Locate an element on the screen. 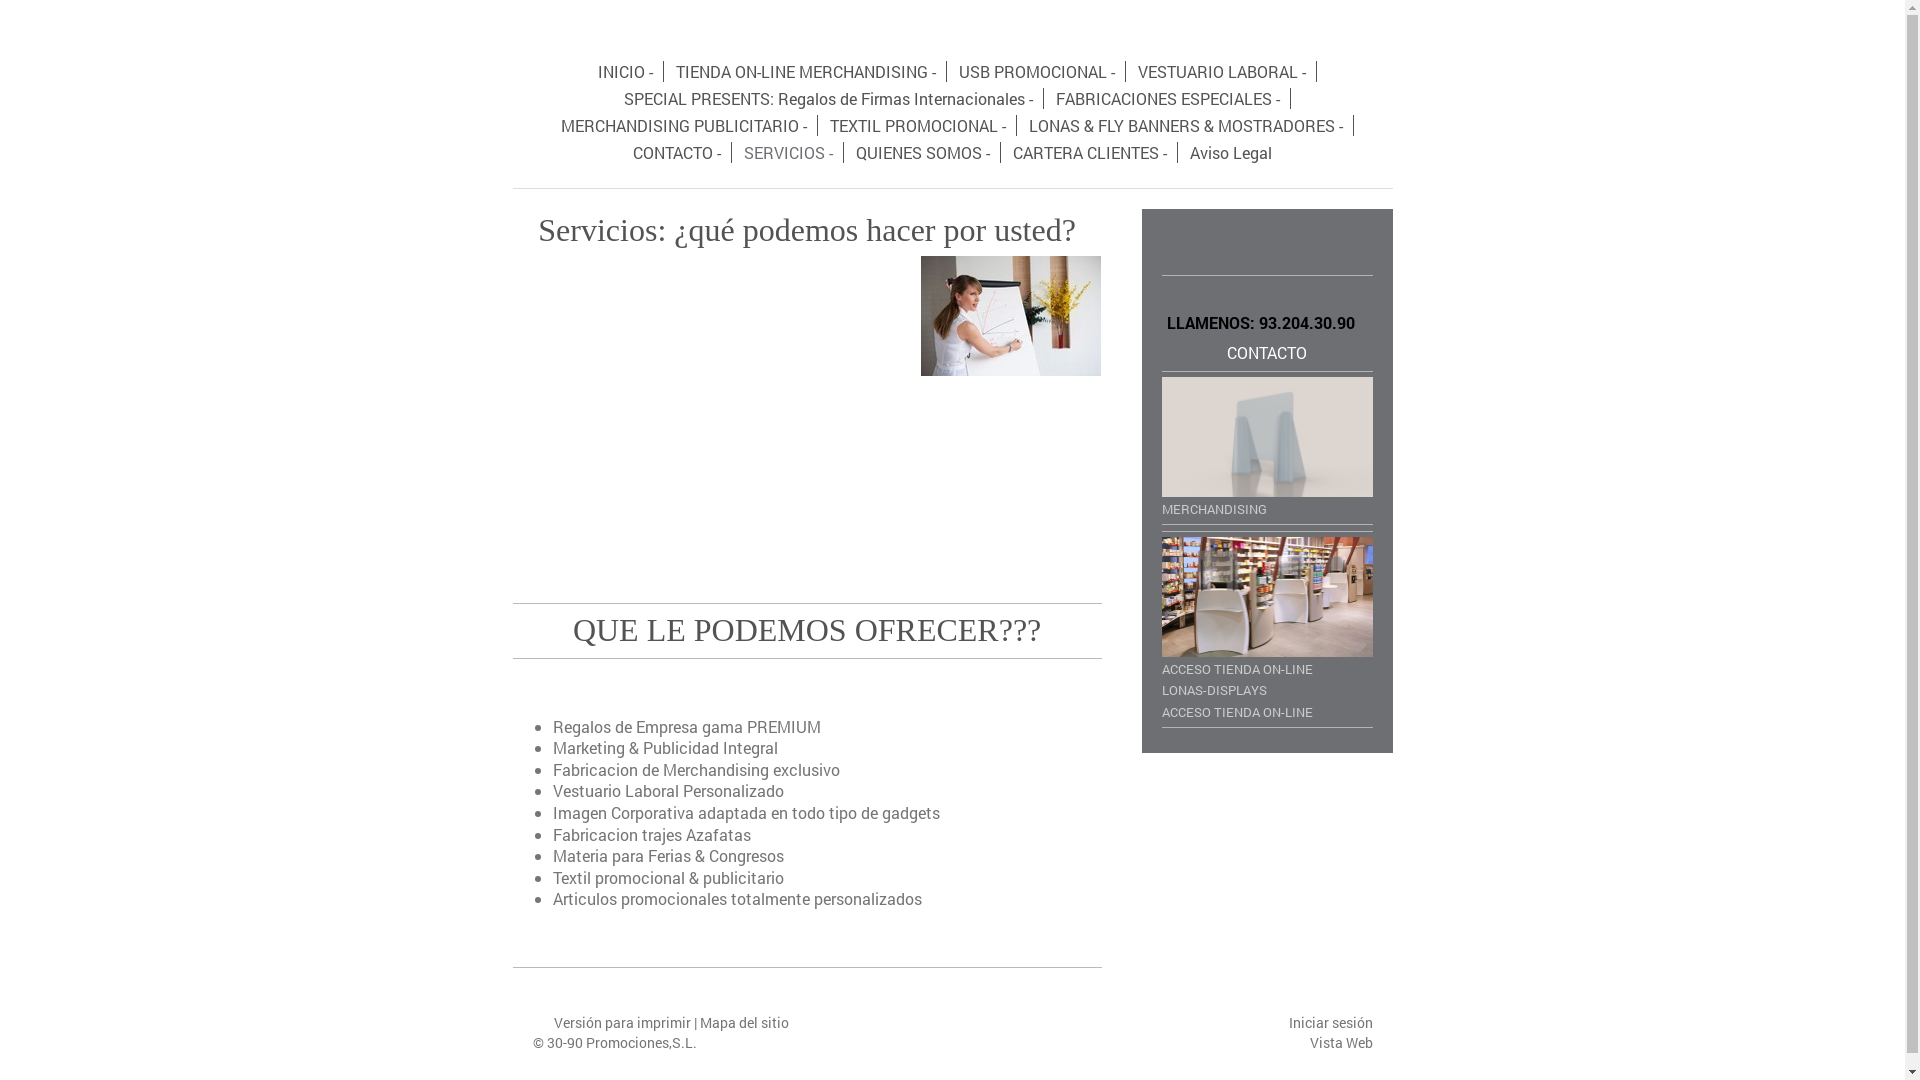  'FABRICACIONES ESPECIALES -' is located at coordinates (1045, 98).